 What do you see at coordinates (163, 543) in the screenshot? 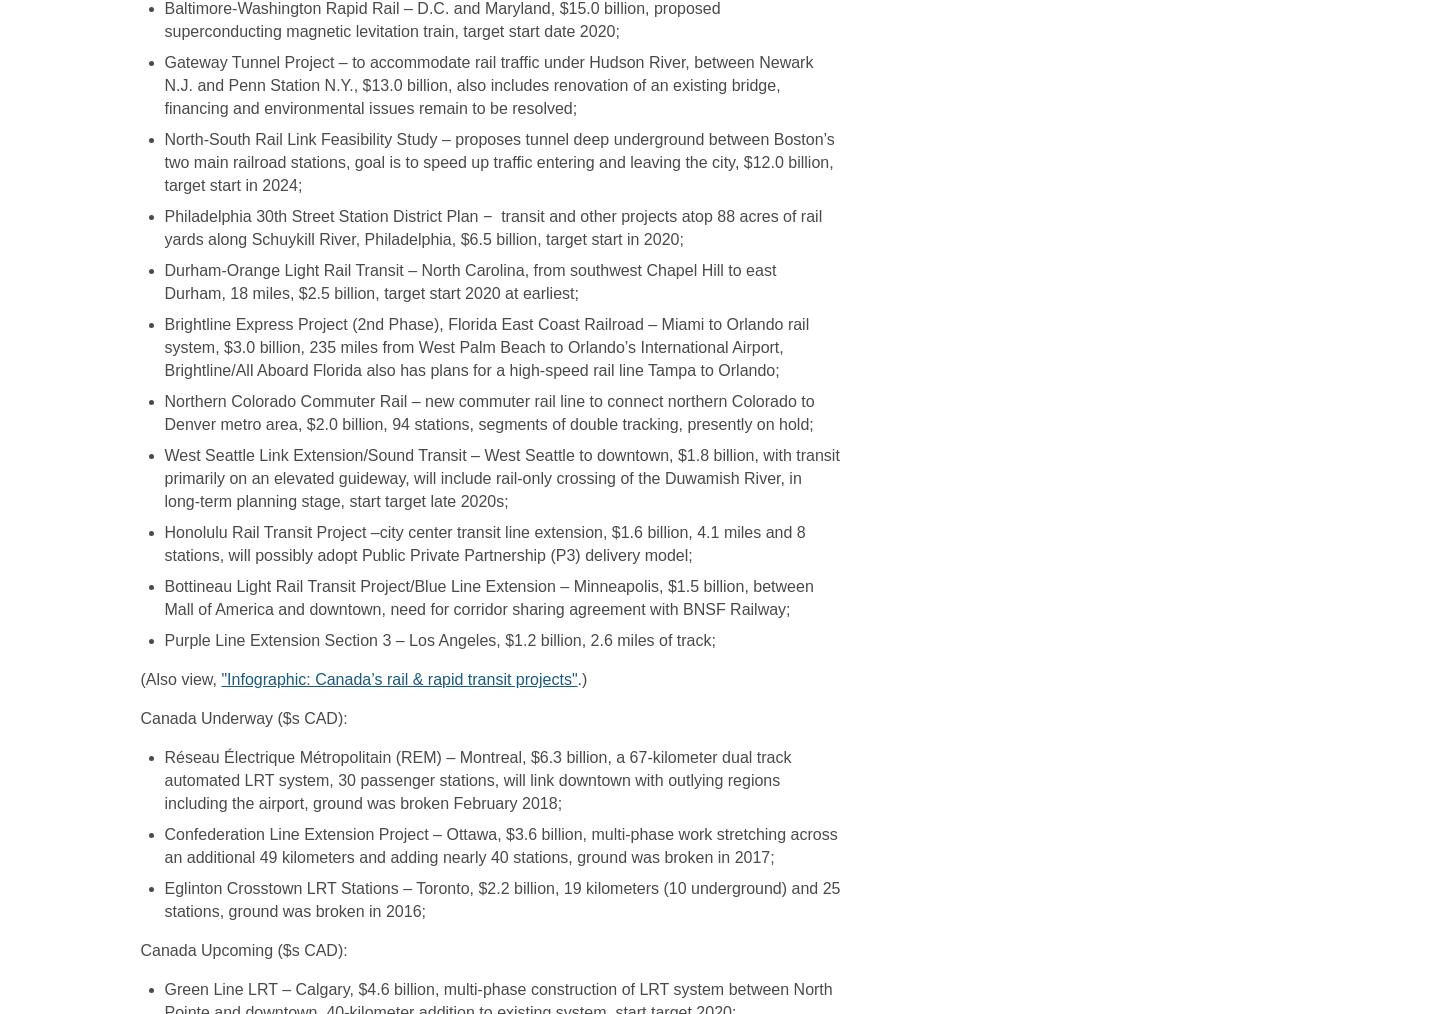
I see `'Honolulu  Rail Transit Project –city center transit line extension, $1.6 billion, 4.1  miles and 8 stations, will possibly adopt Public Private Partnership (P3)  delivery model;'` at bounding box center [163, 543].